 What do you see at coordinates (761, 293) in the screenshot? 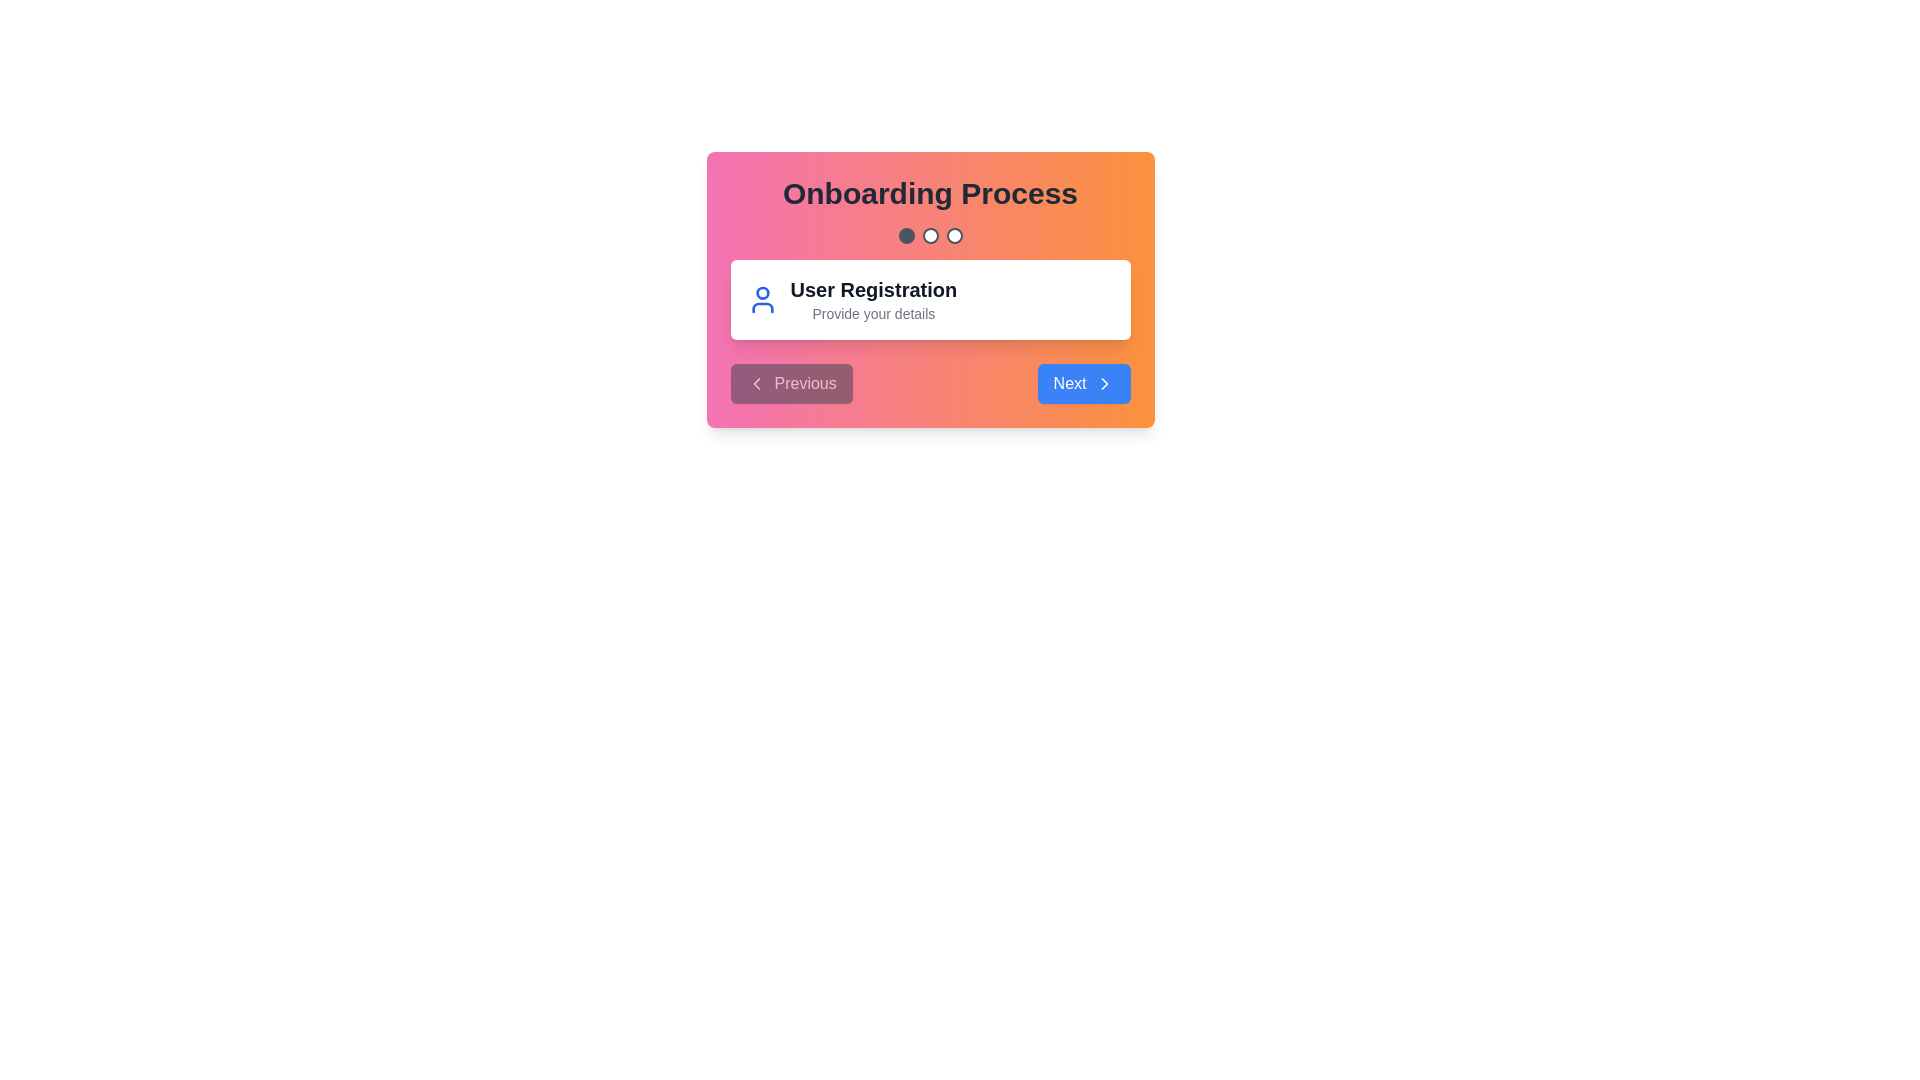
I see `the decorative graphic element (circle within SVG) located near the top-left of the user profile icon on the onboarding card interface` at bounding box center [761, 293].